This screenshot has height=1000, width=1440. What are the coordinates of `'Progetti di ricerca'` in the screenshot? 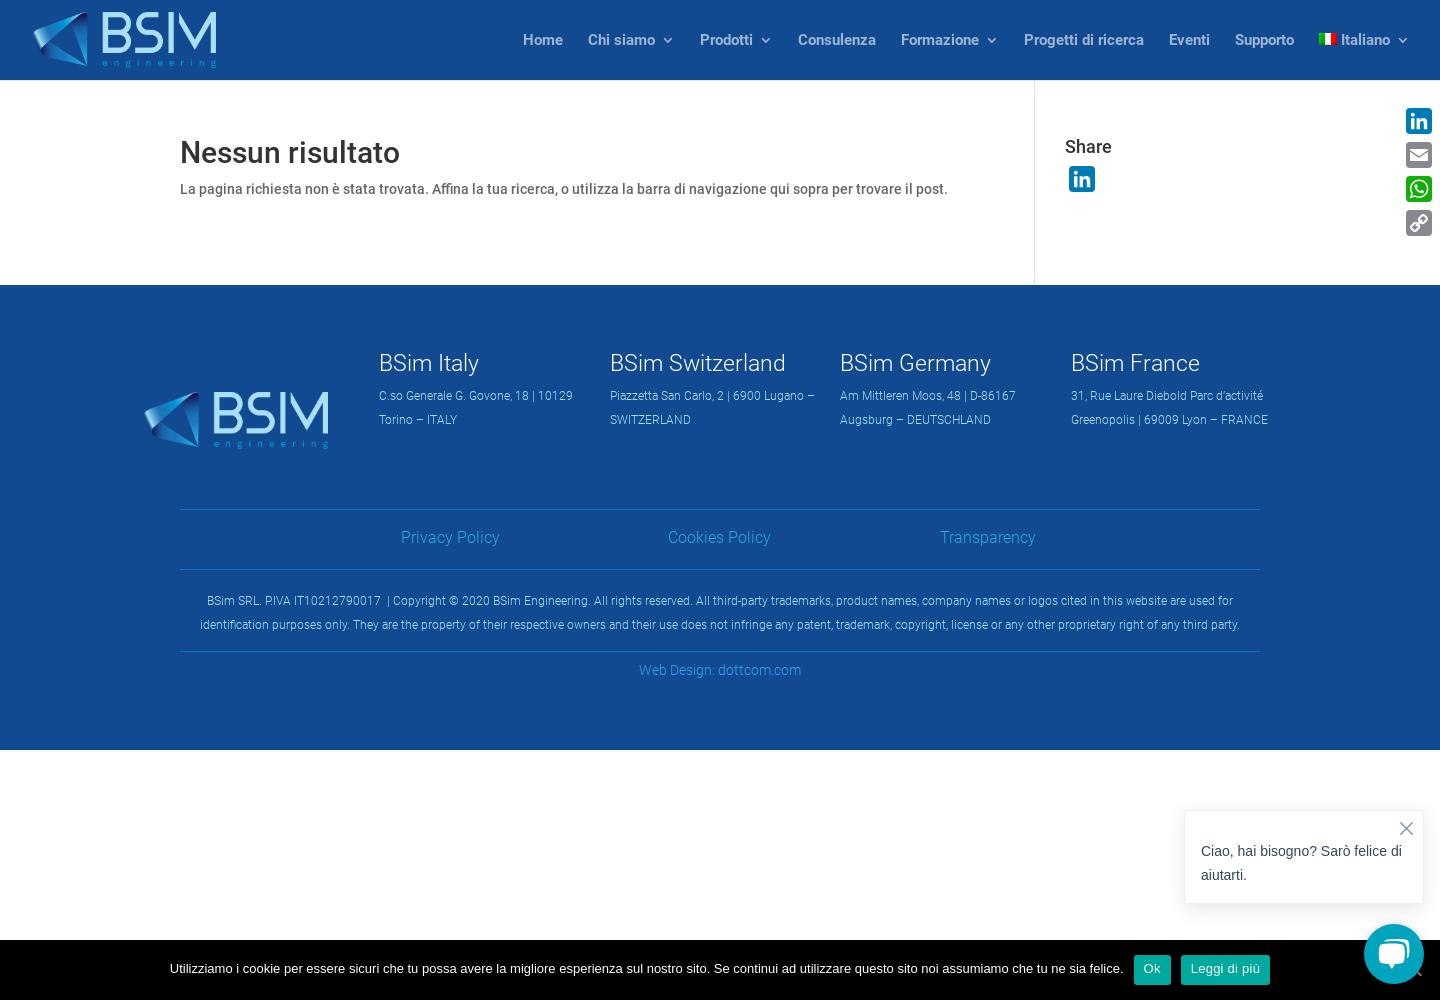 It's located at (1082, 40).